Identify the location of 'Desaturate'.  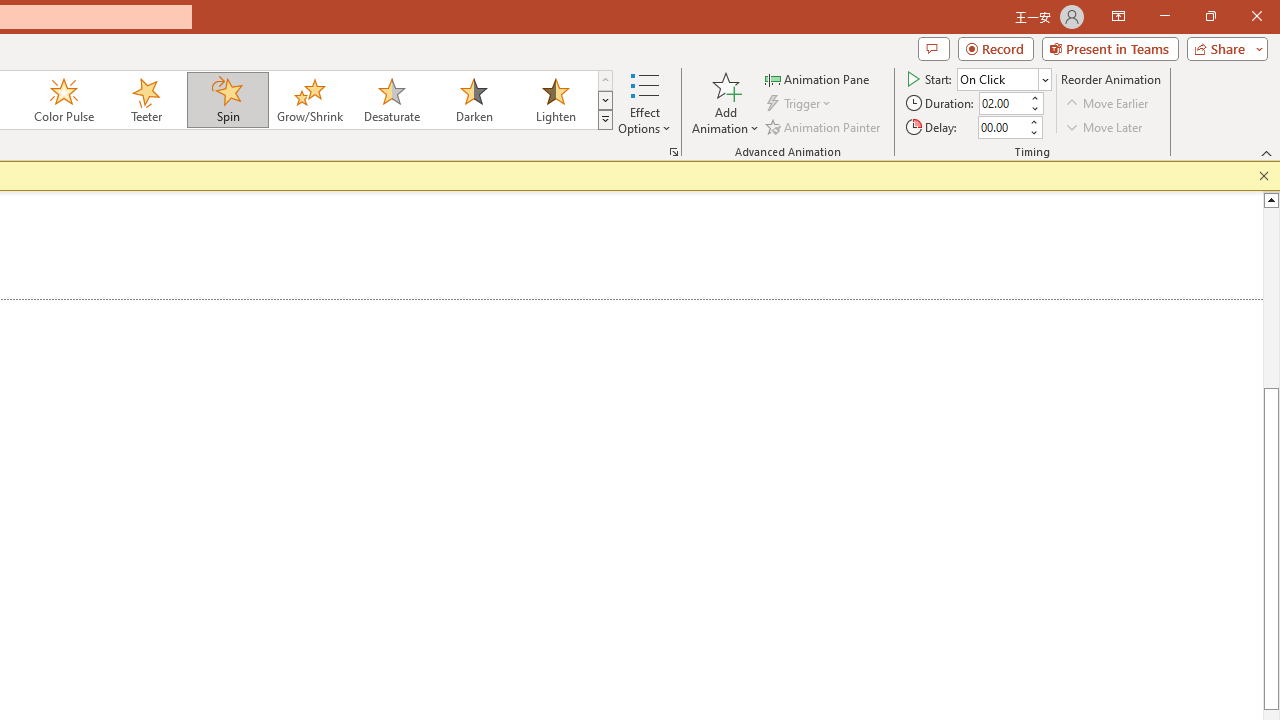
(391, 100).